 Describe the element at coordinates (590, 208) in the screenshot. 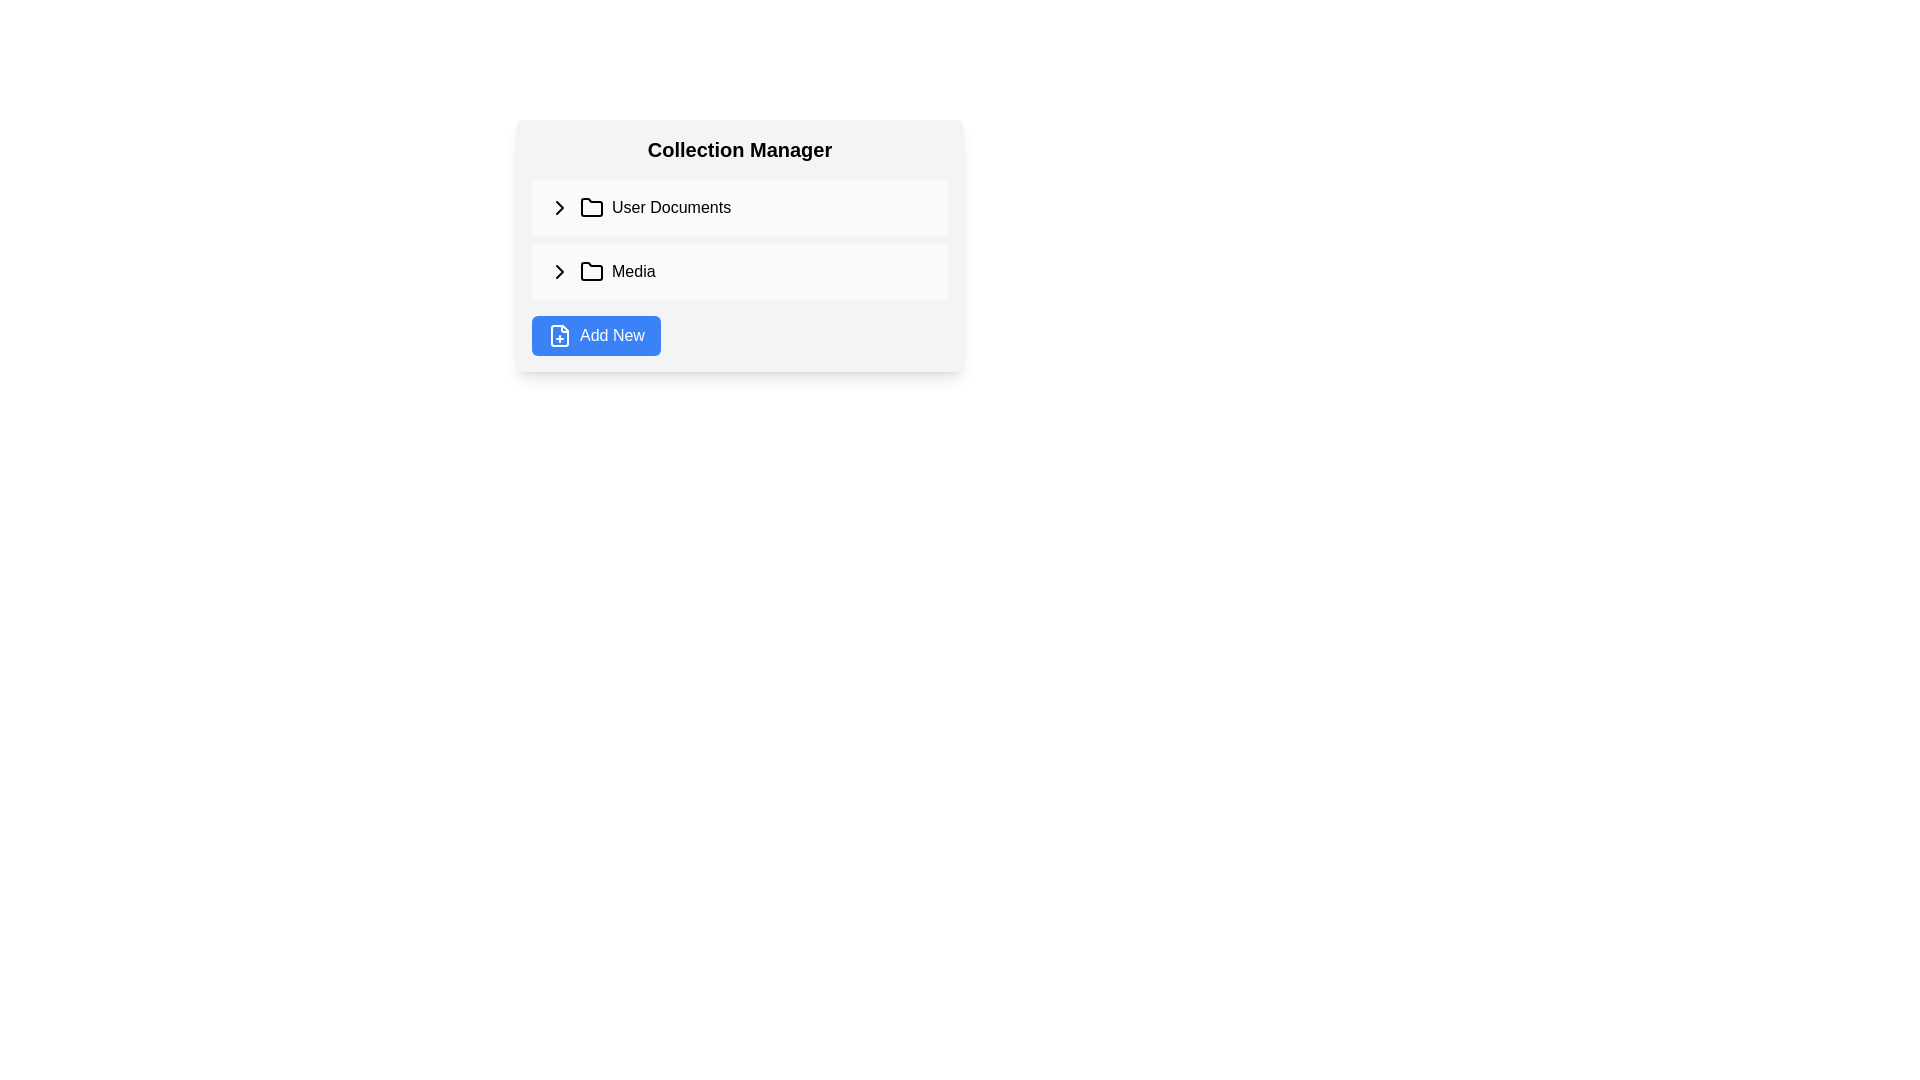

I see `the folder icon that visually signifies a collection of items, located immediately to the right of a small triangular icon and followed by the text 'User Documents'` at that location.